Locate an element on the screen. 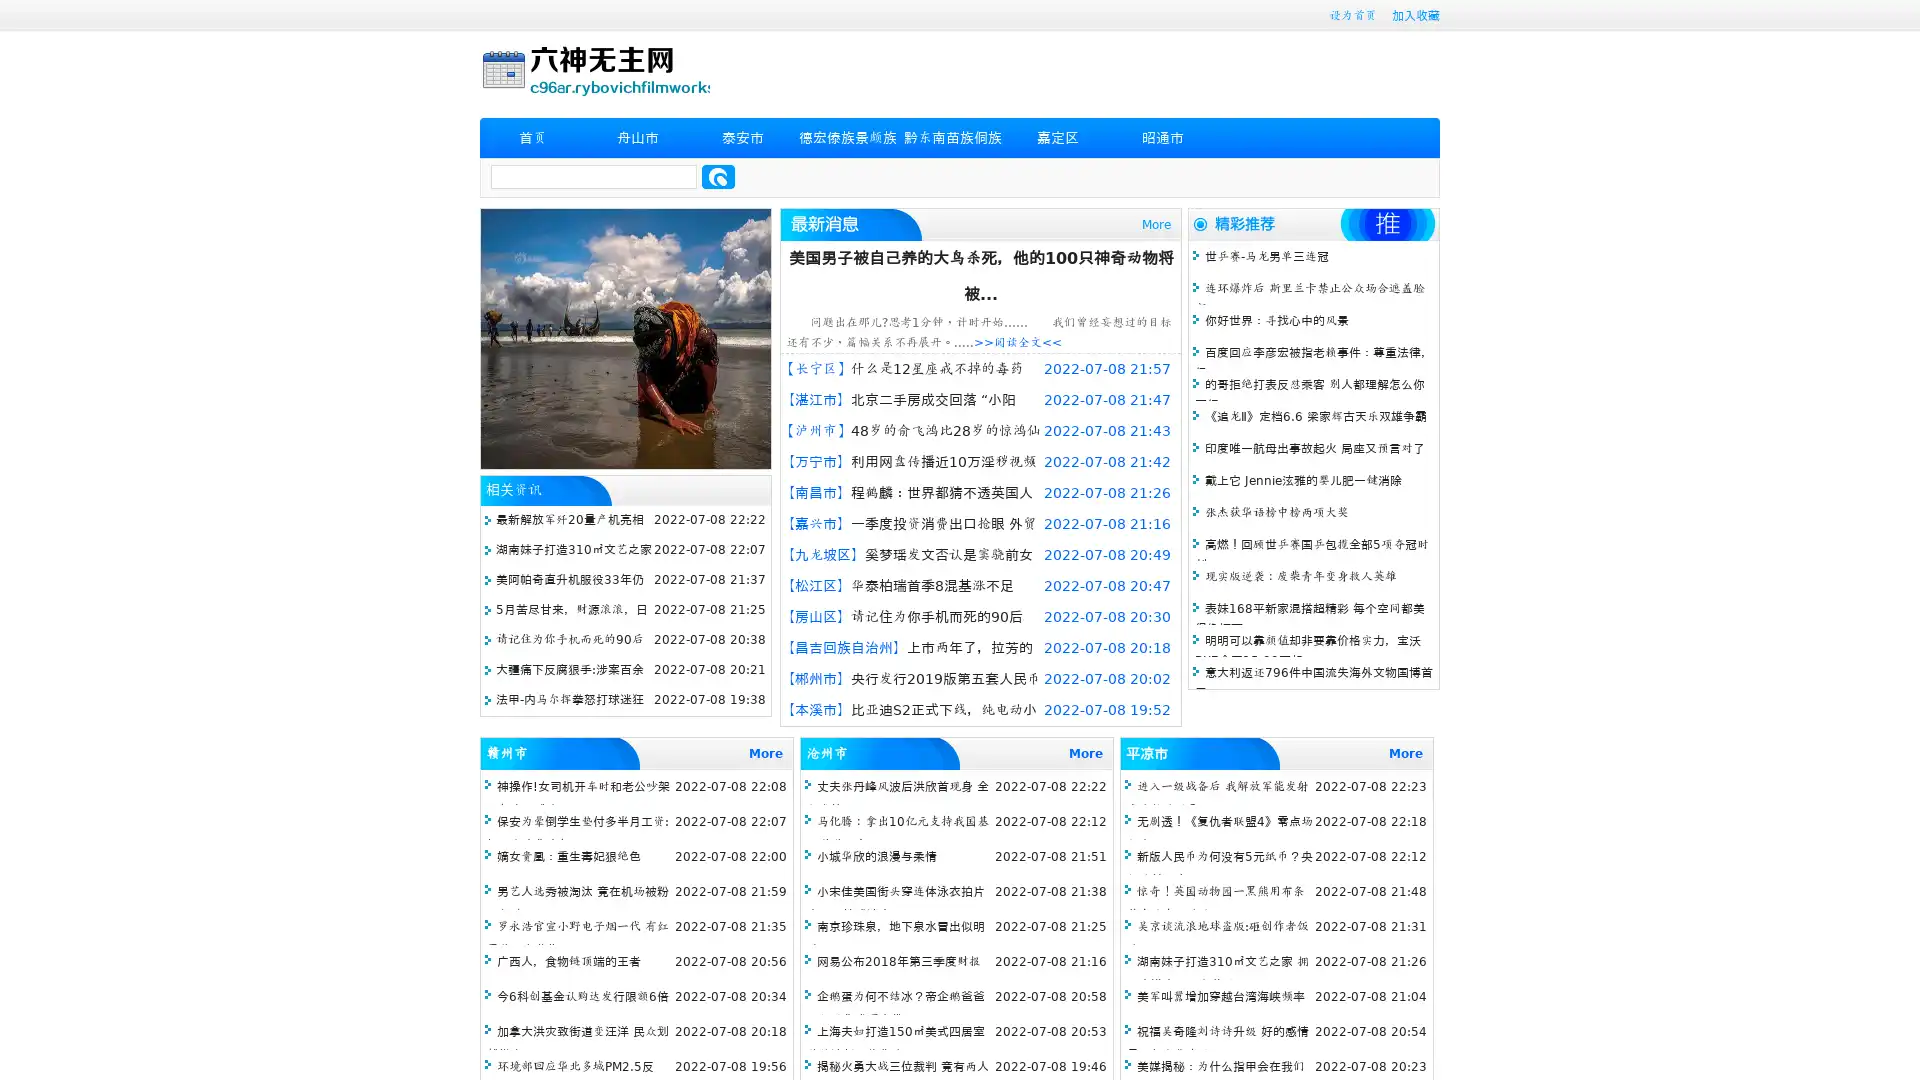 This screenshot has width=1920, height=1080. Search is located at coordinates (718, 176).